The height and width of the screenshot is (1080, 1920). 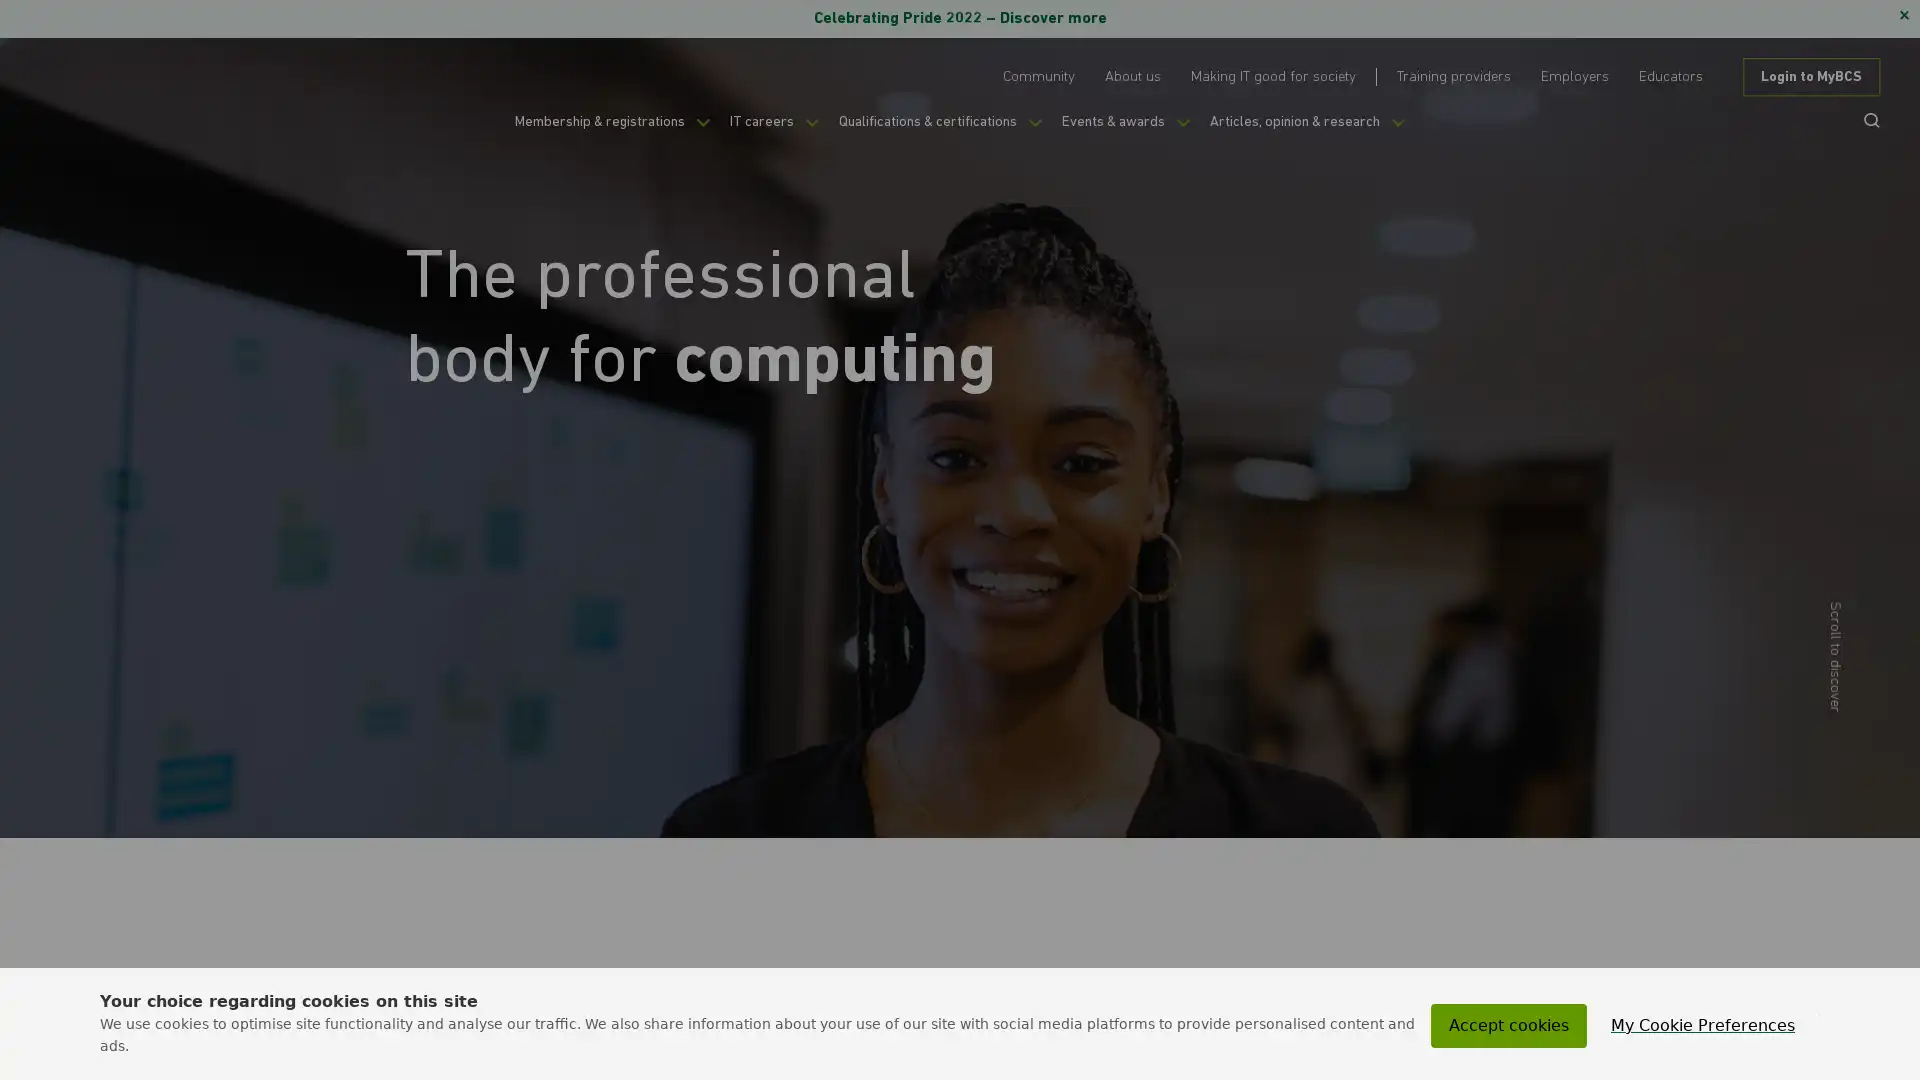 I want to click on My Cookie Preferences, so click(x=1702, y=1026).